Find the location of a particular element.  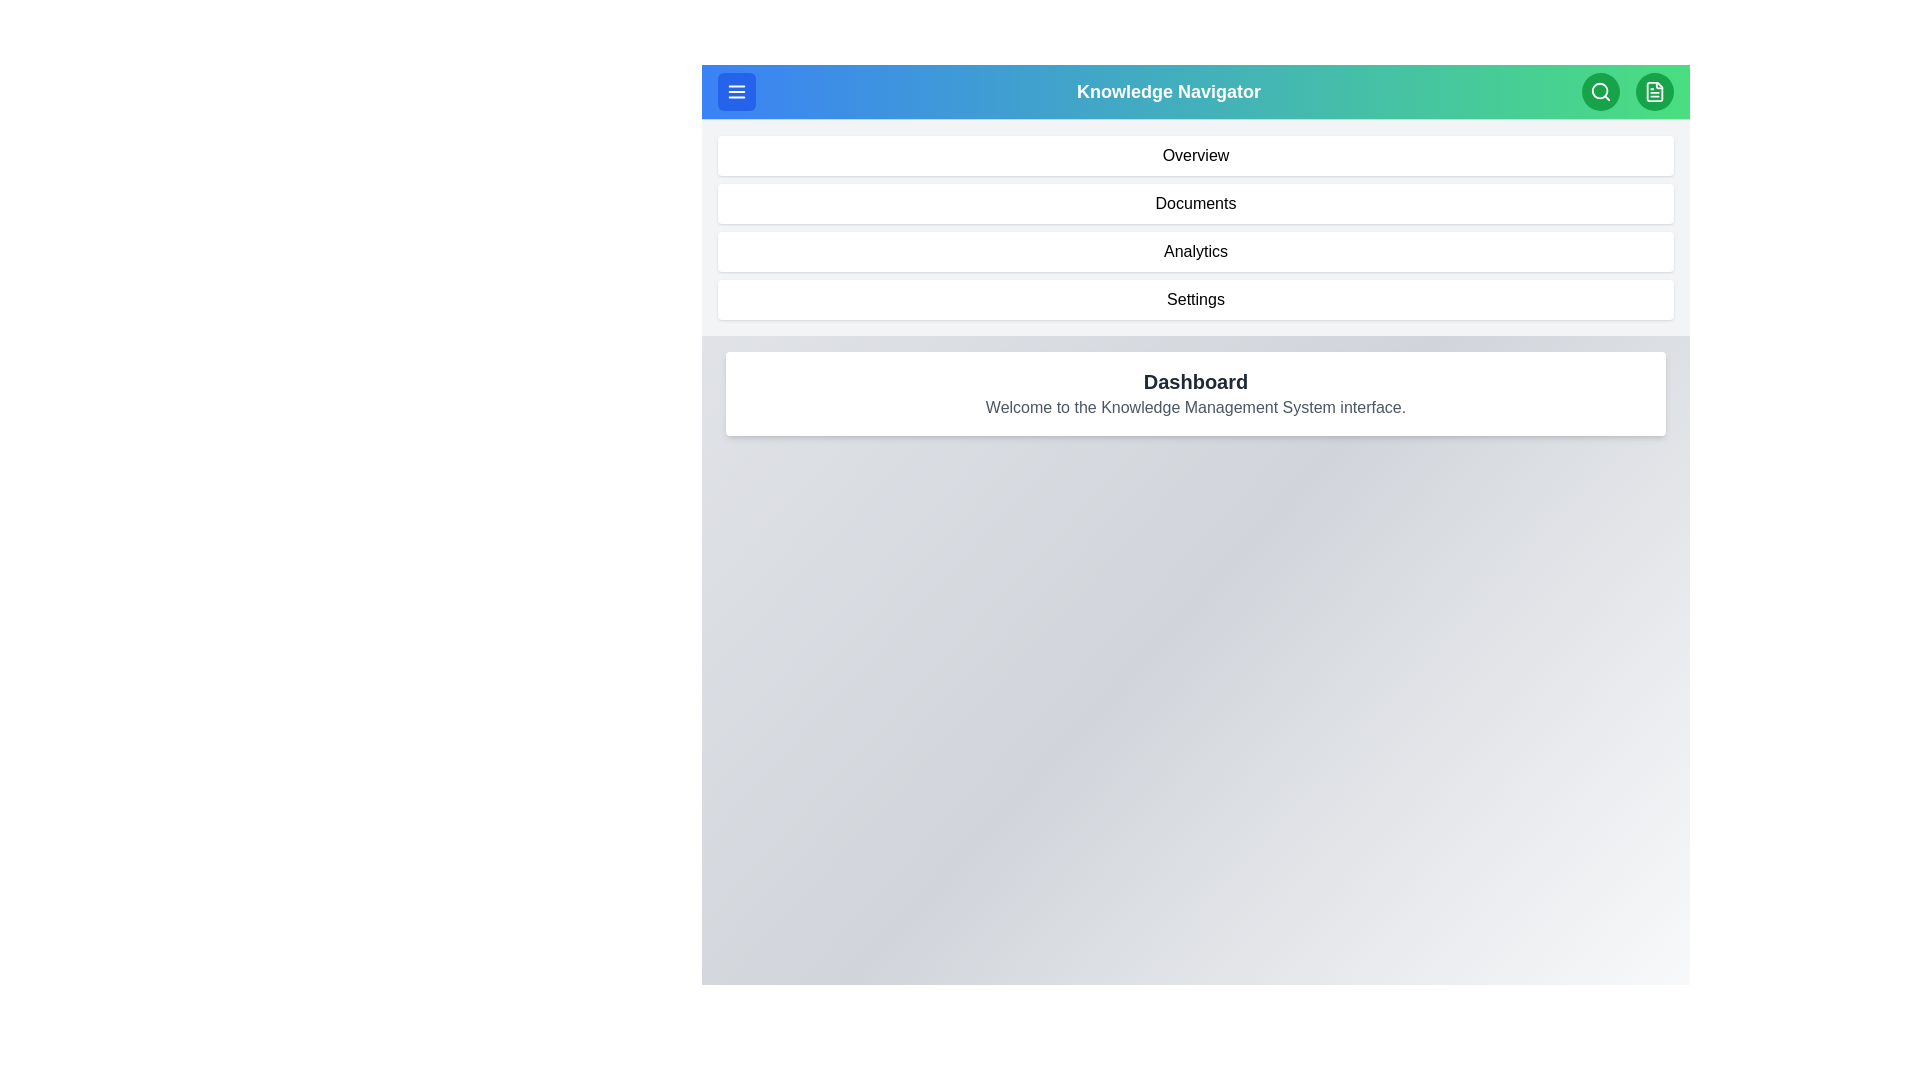

the menu toggle button to change the menu visibility is located at coordinates (736, 92).